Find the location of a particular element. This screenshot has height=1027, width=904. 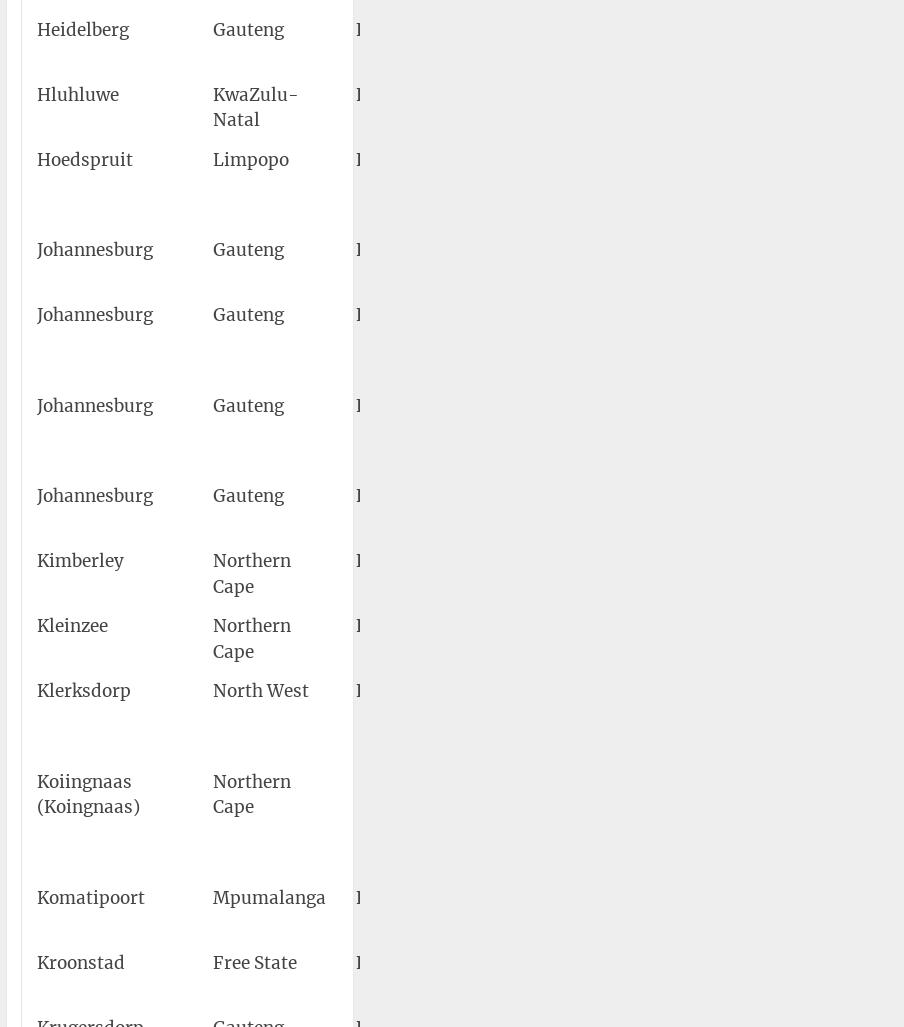

'QRA' is located at coordinates (460, 496).